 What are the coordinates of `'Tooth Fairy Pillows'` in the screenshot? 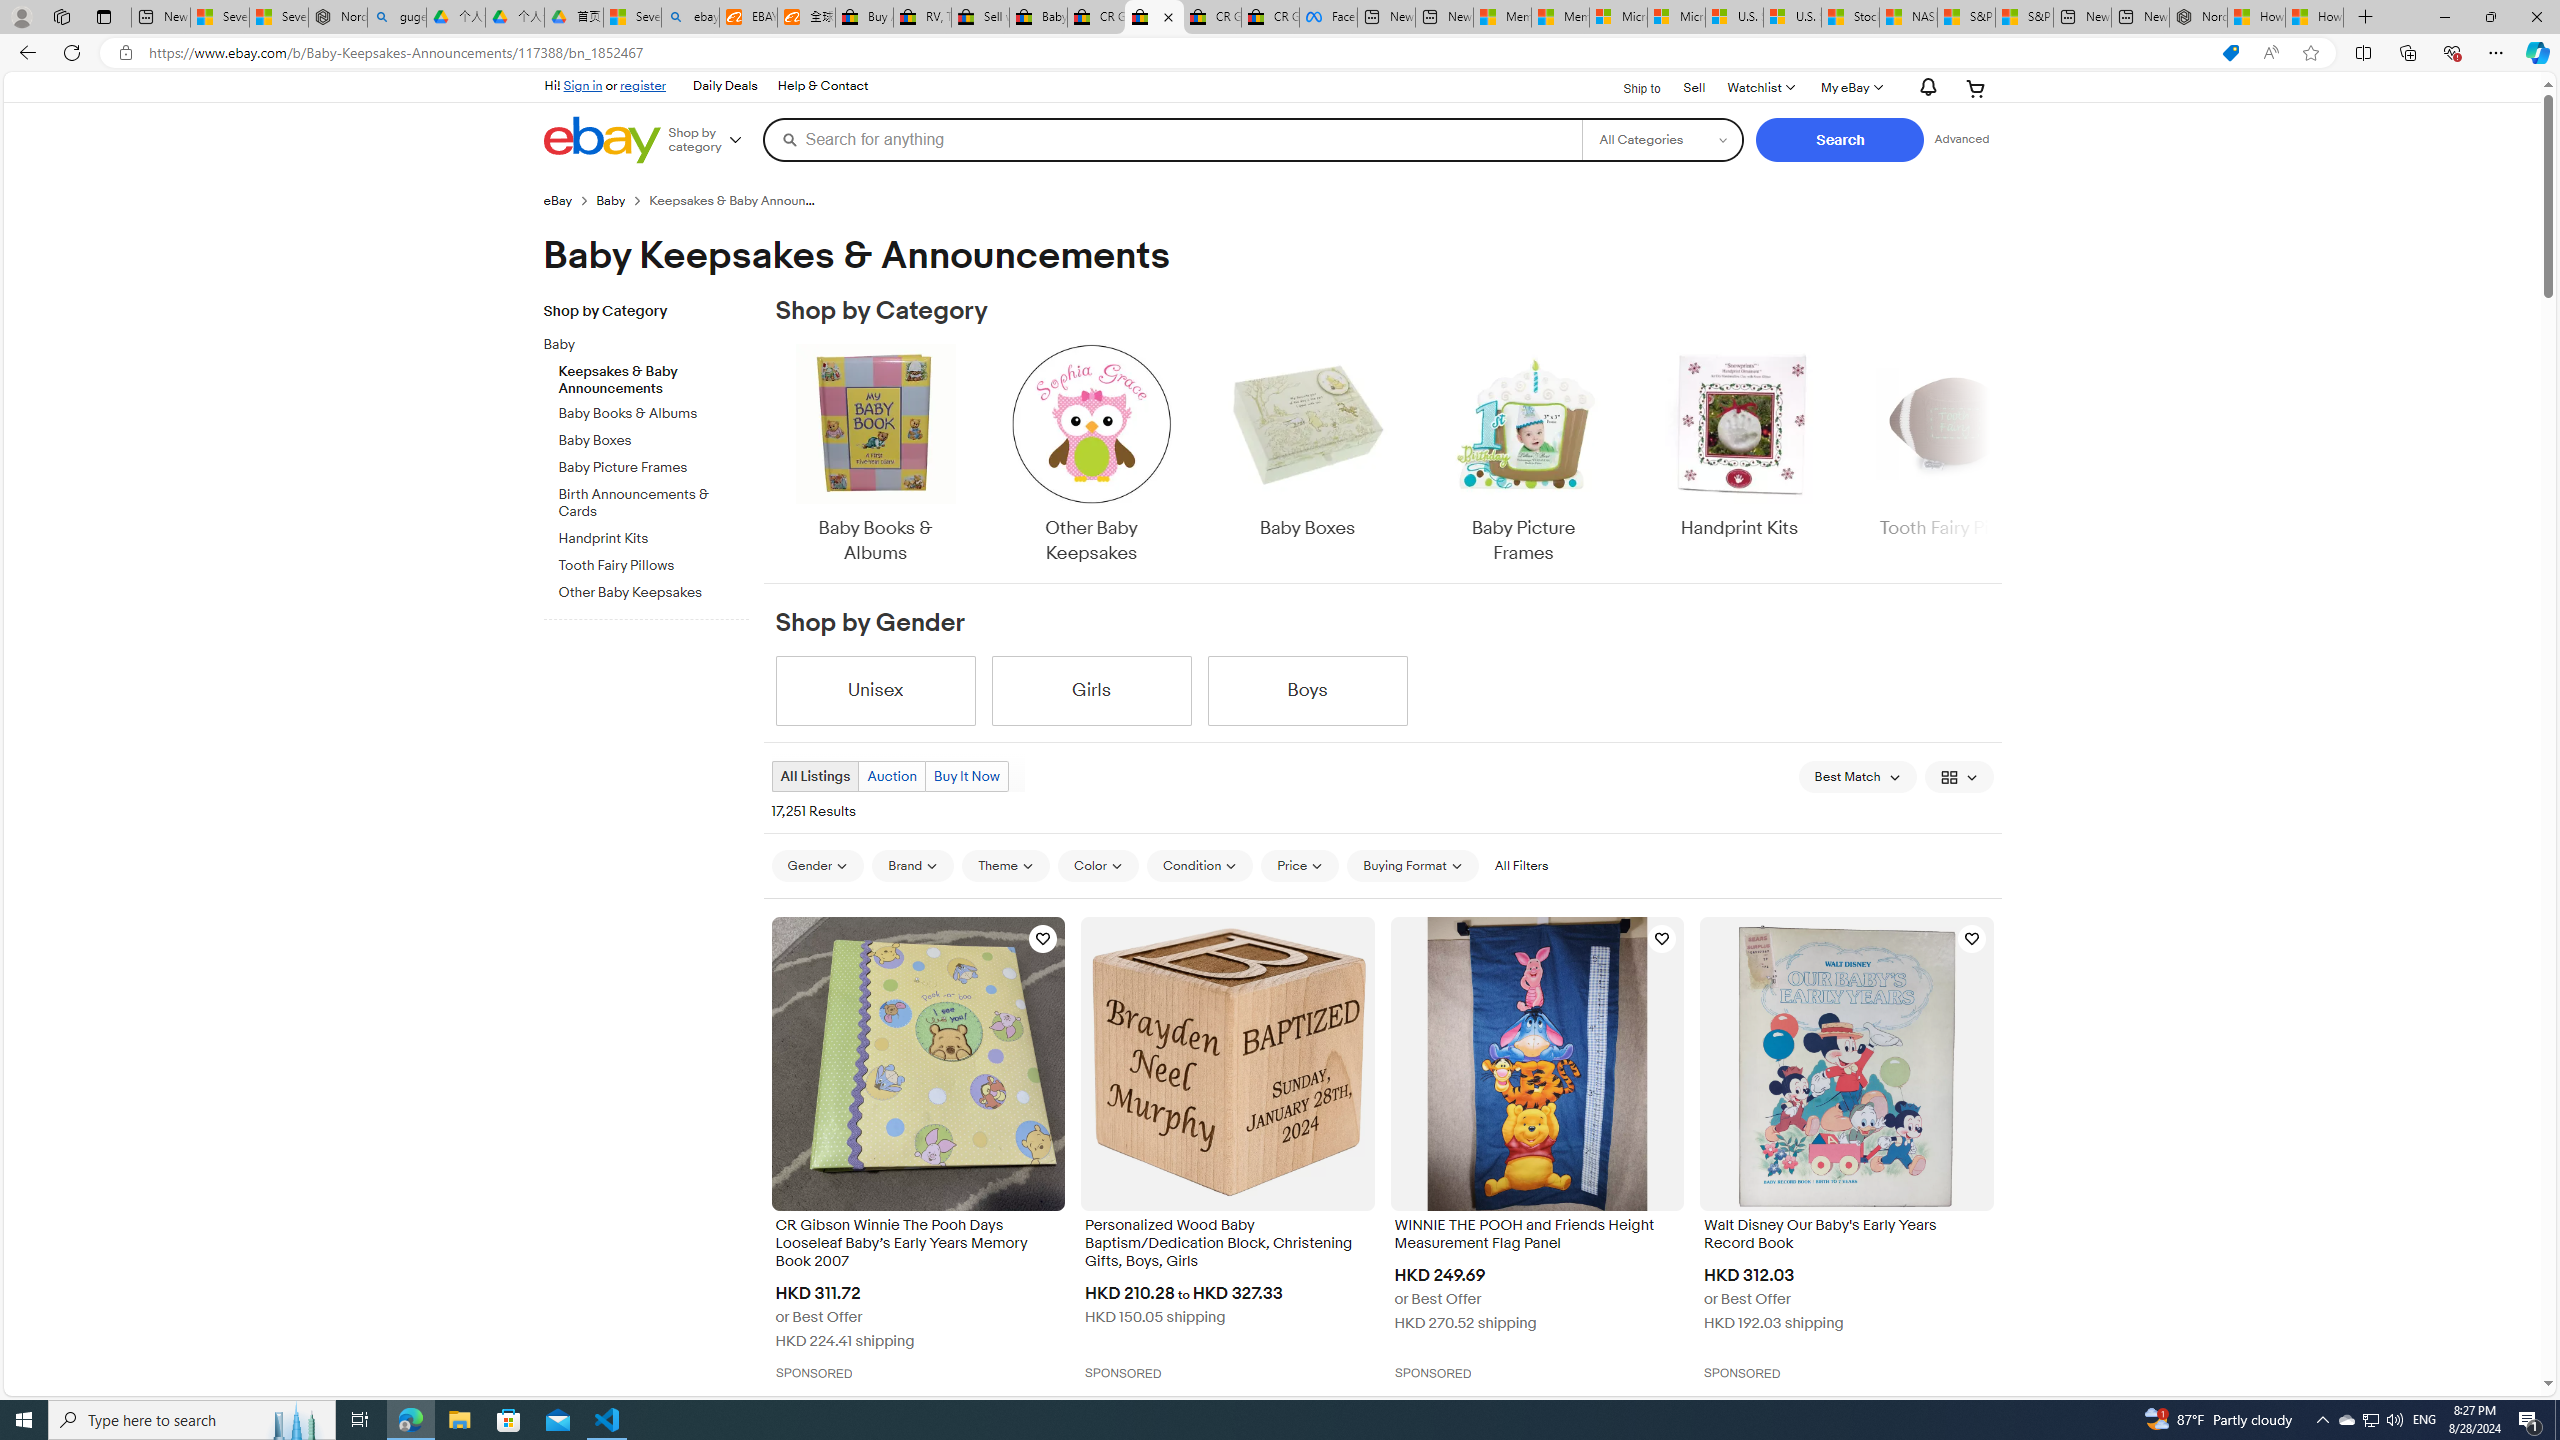 It's located at (653, 566).